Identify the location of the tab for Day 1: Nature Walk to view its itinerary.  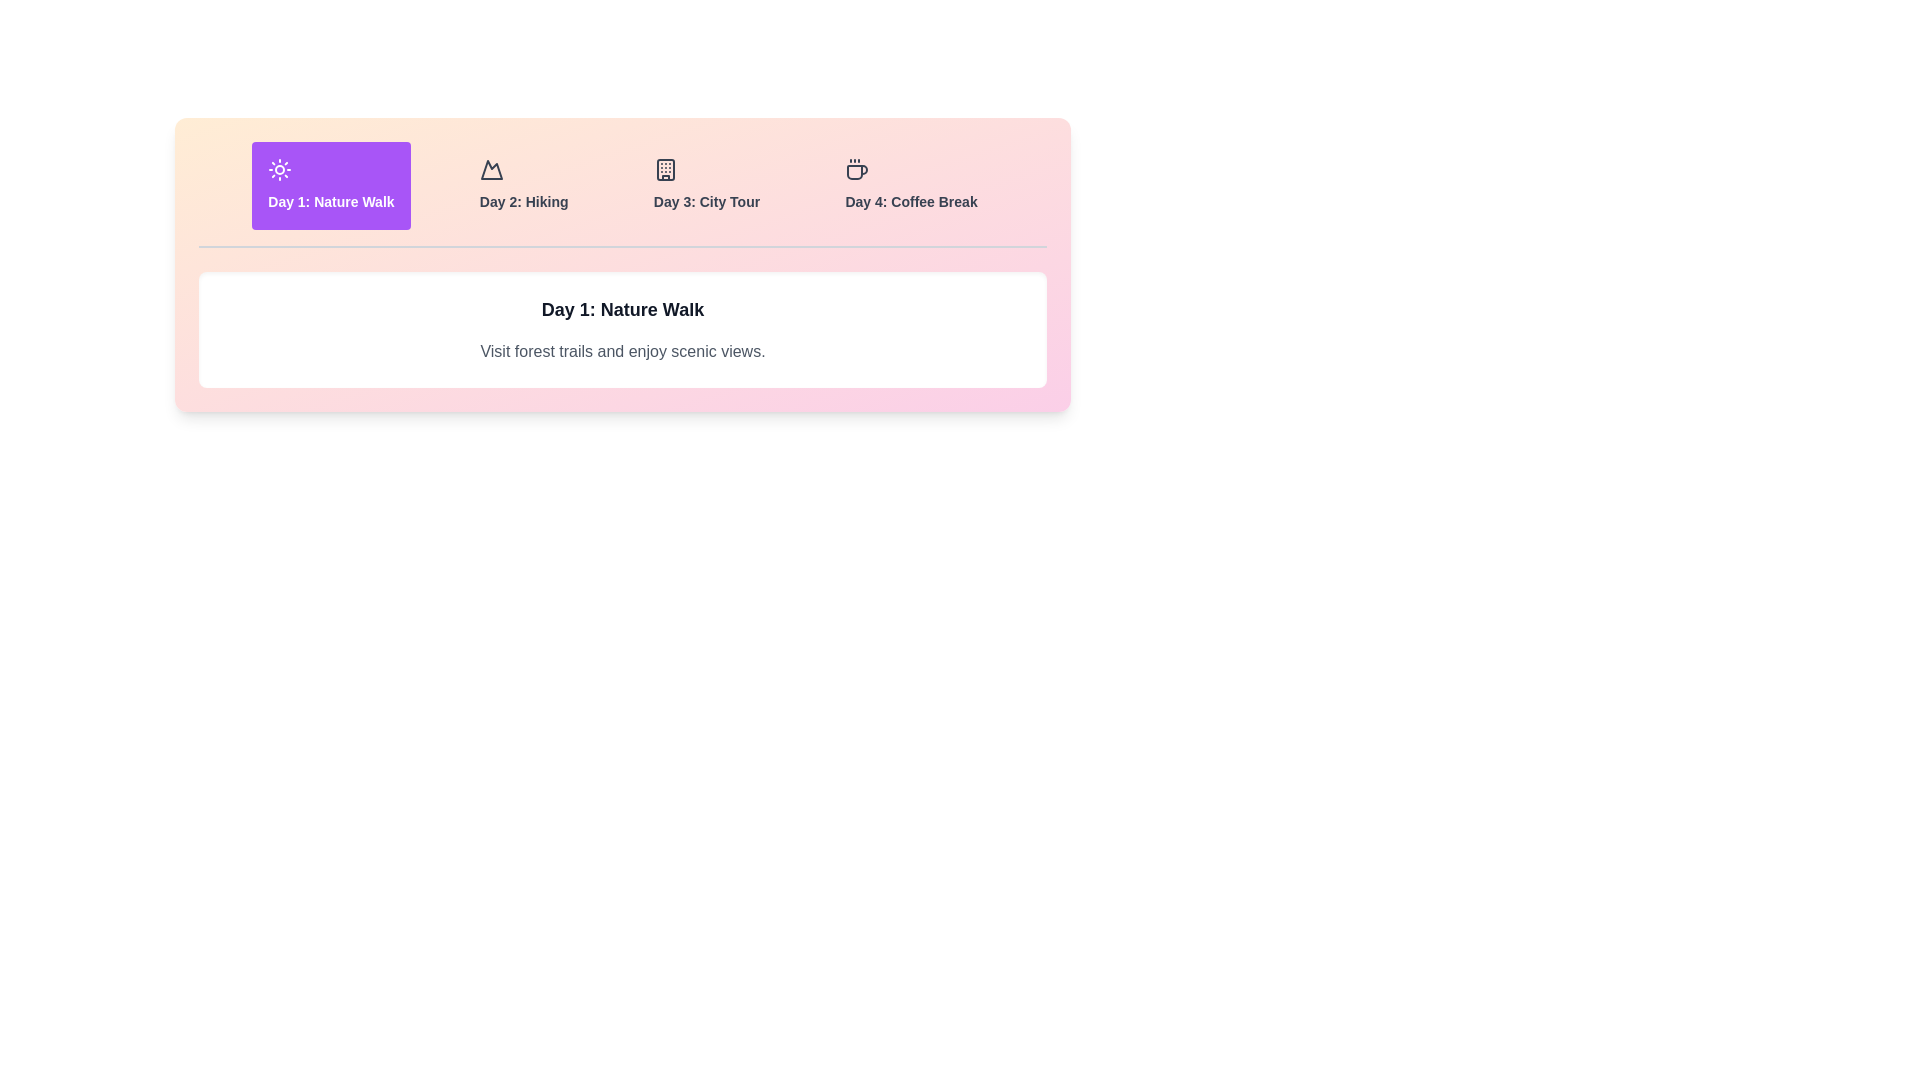
(331, 185).